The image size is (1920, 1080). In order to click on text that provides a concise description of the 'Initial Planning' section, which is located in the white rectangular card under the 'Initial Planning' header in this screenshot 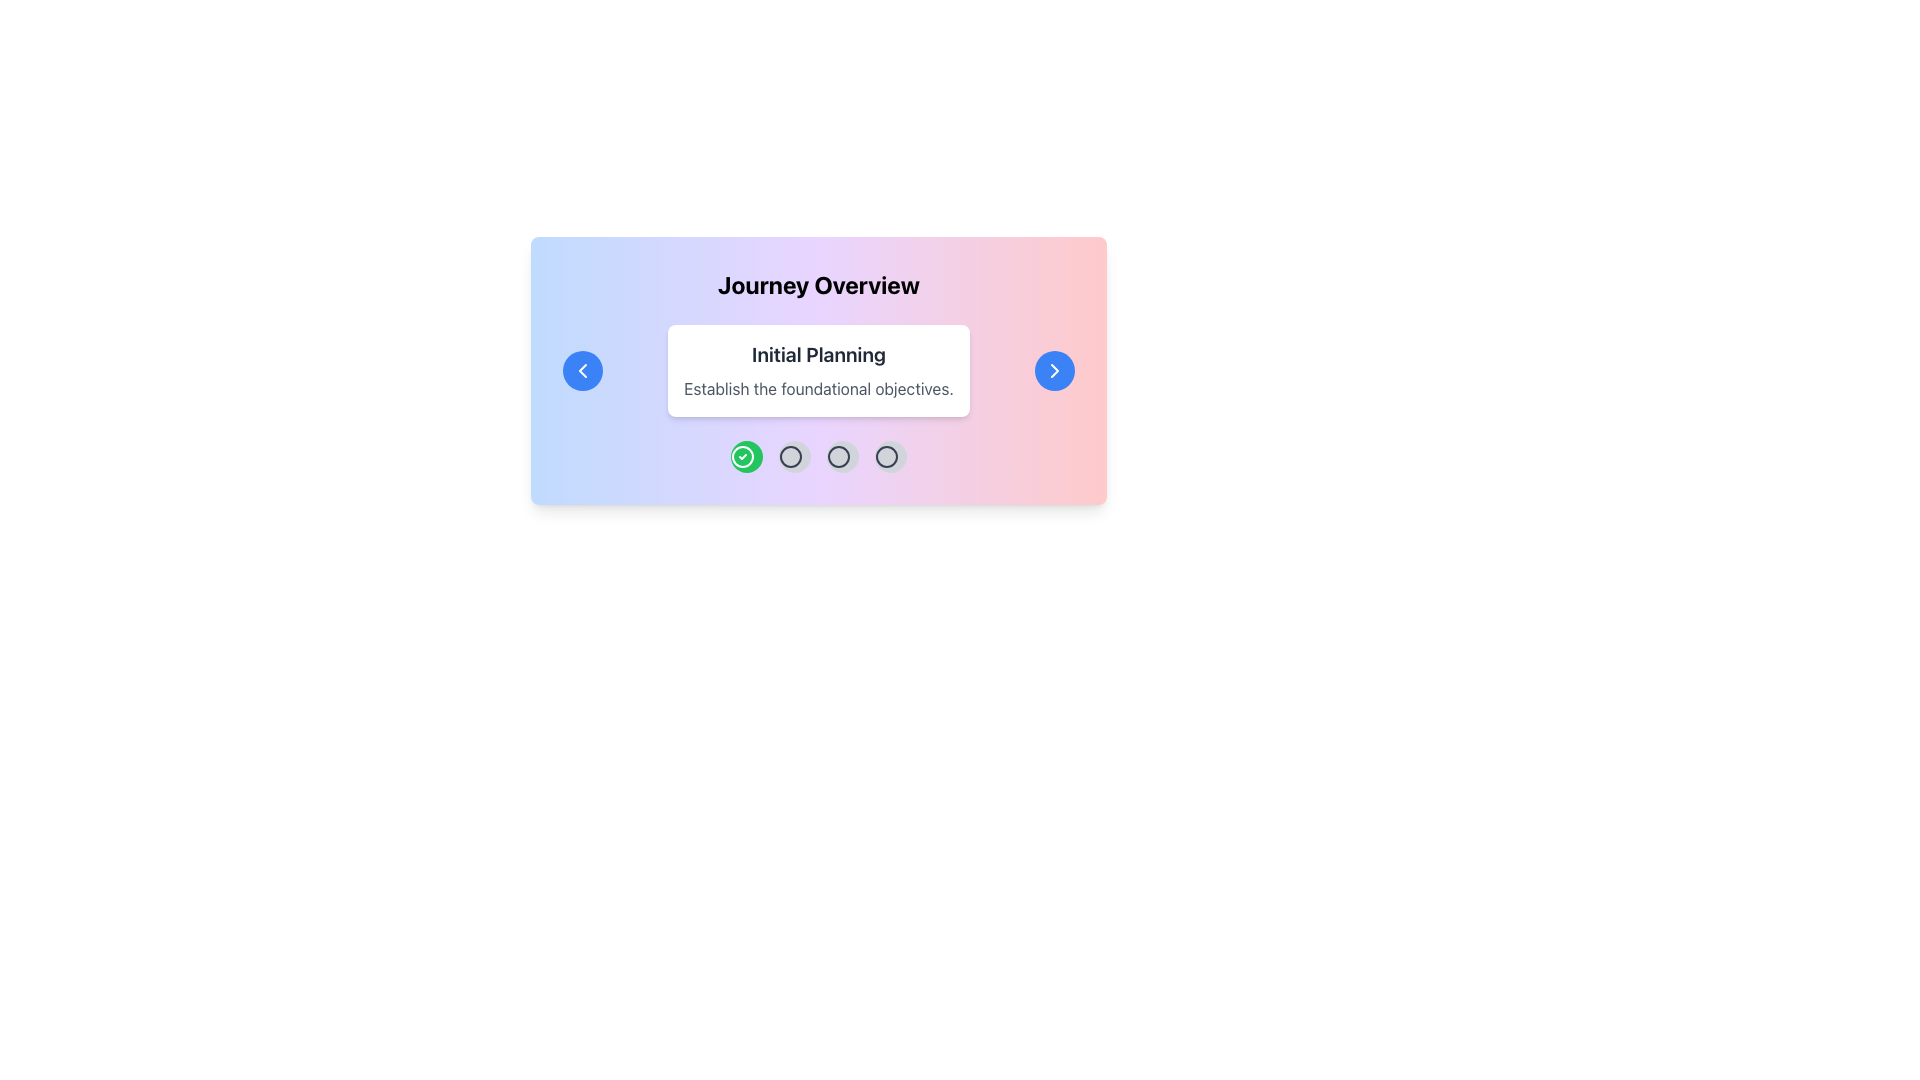, I will do `click(819, 389)`.